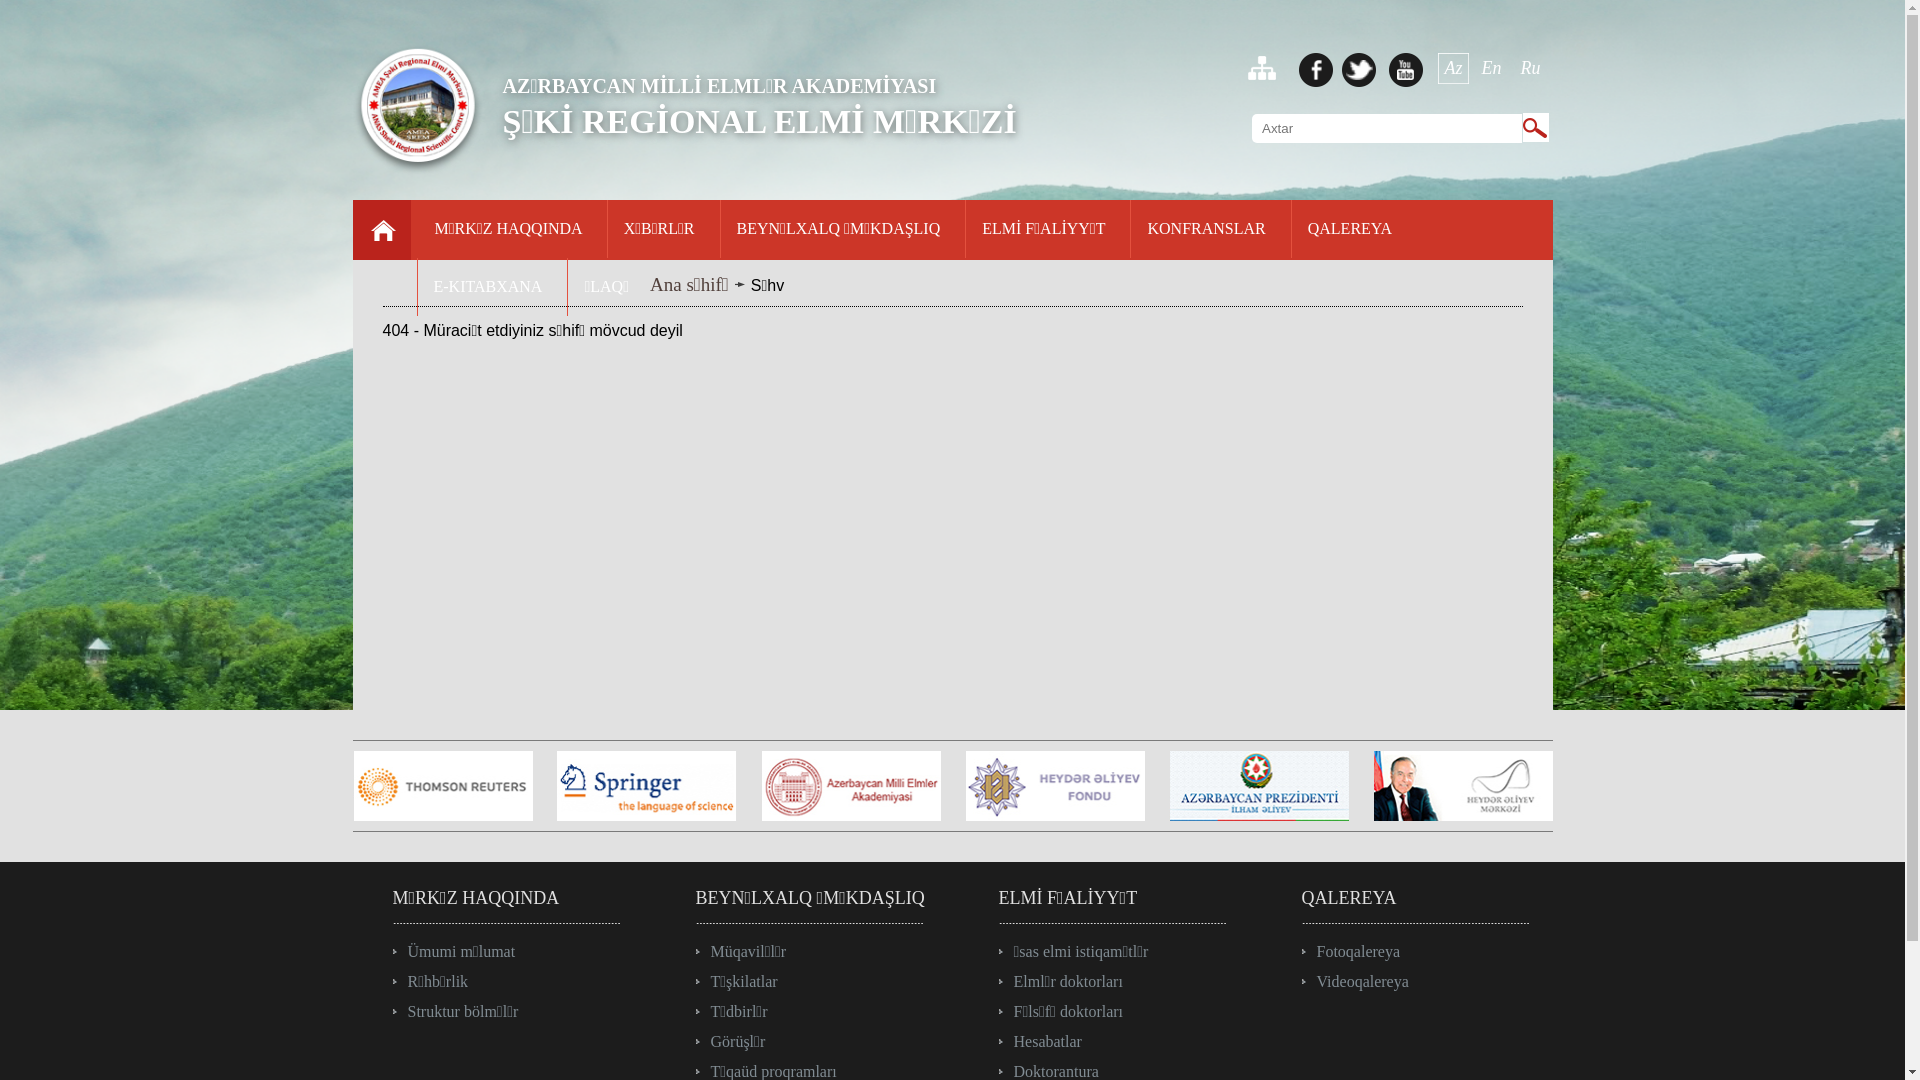 This screenshot has height=1080, width=1920. Describe the element at coordinates (1473, 67) in the screenshot. I see `'En'` at that location.